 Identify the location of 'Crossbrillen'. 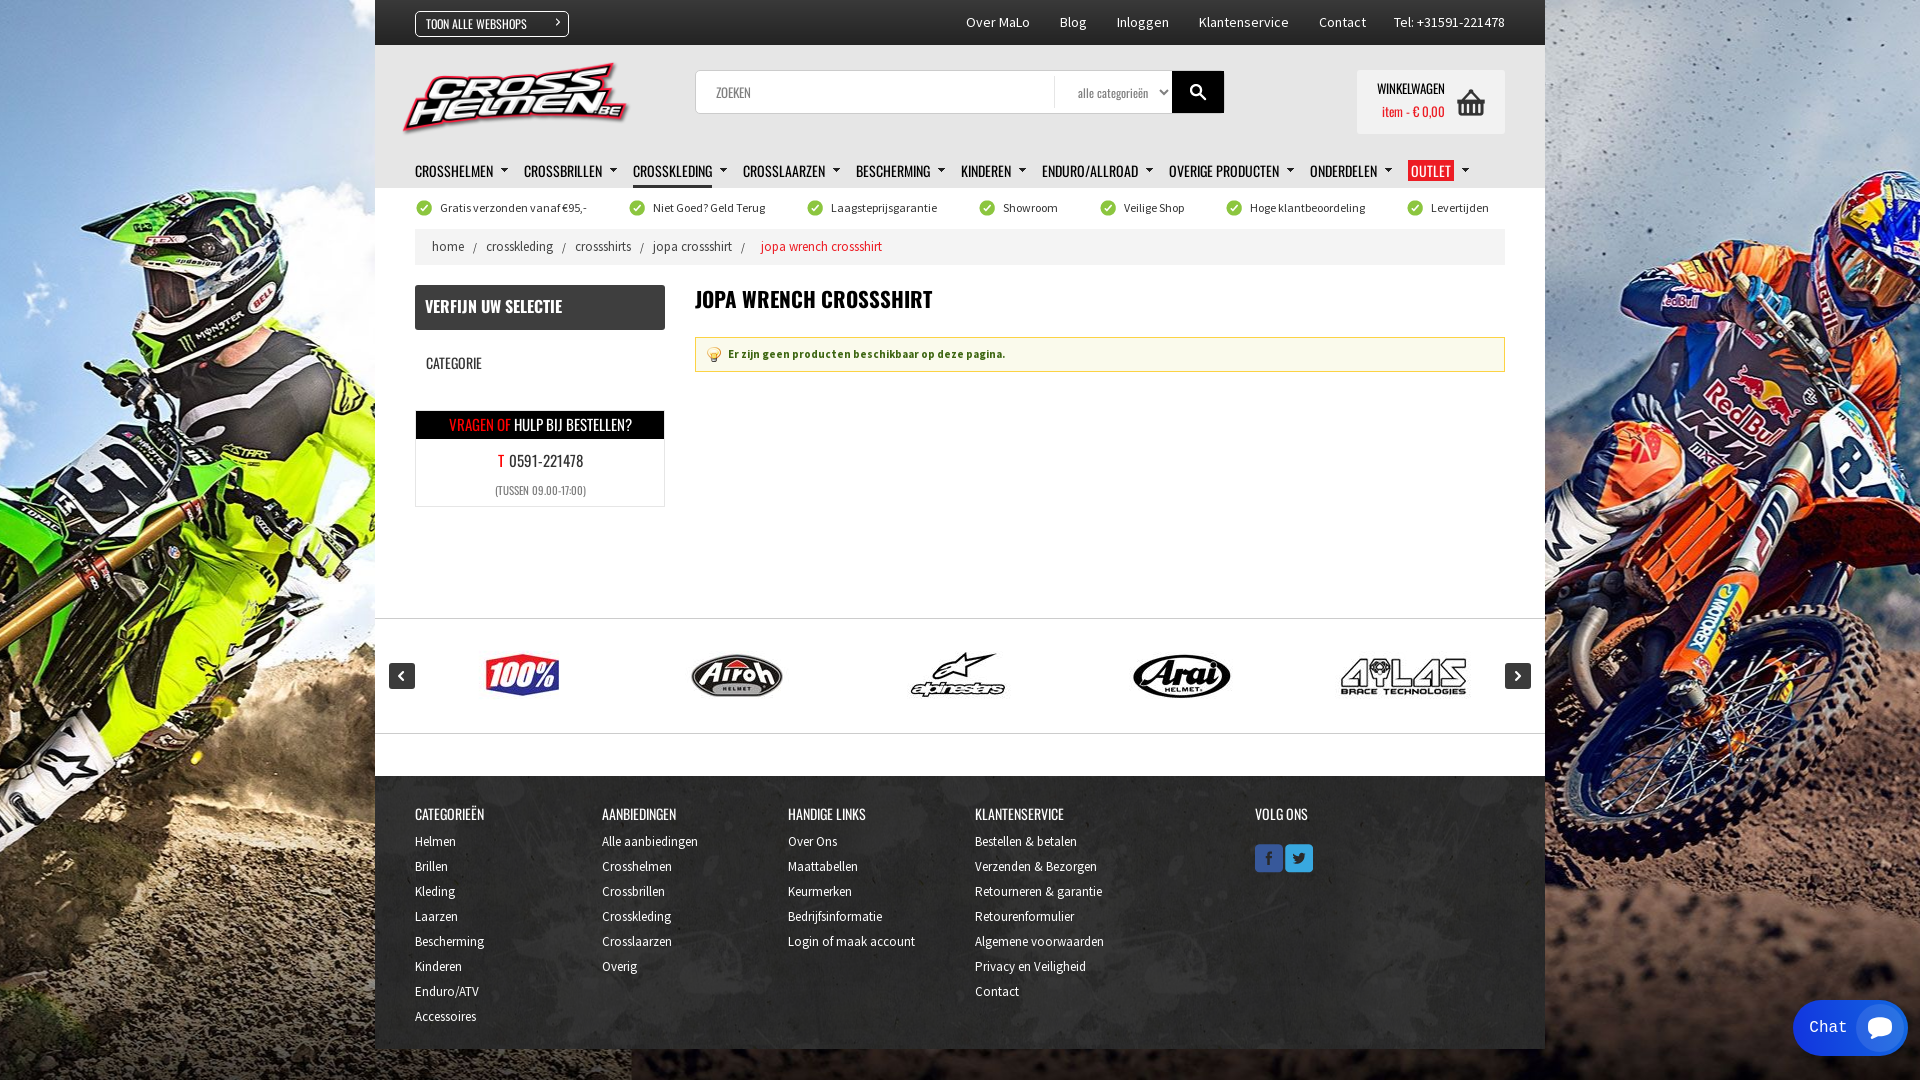
(632, 889).